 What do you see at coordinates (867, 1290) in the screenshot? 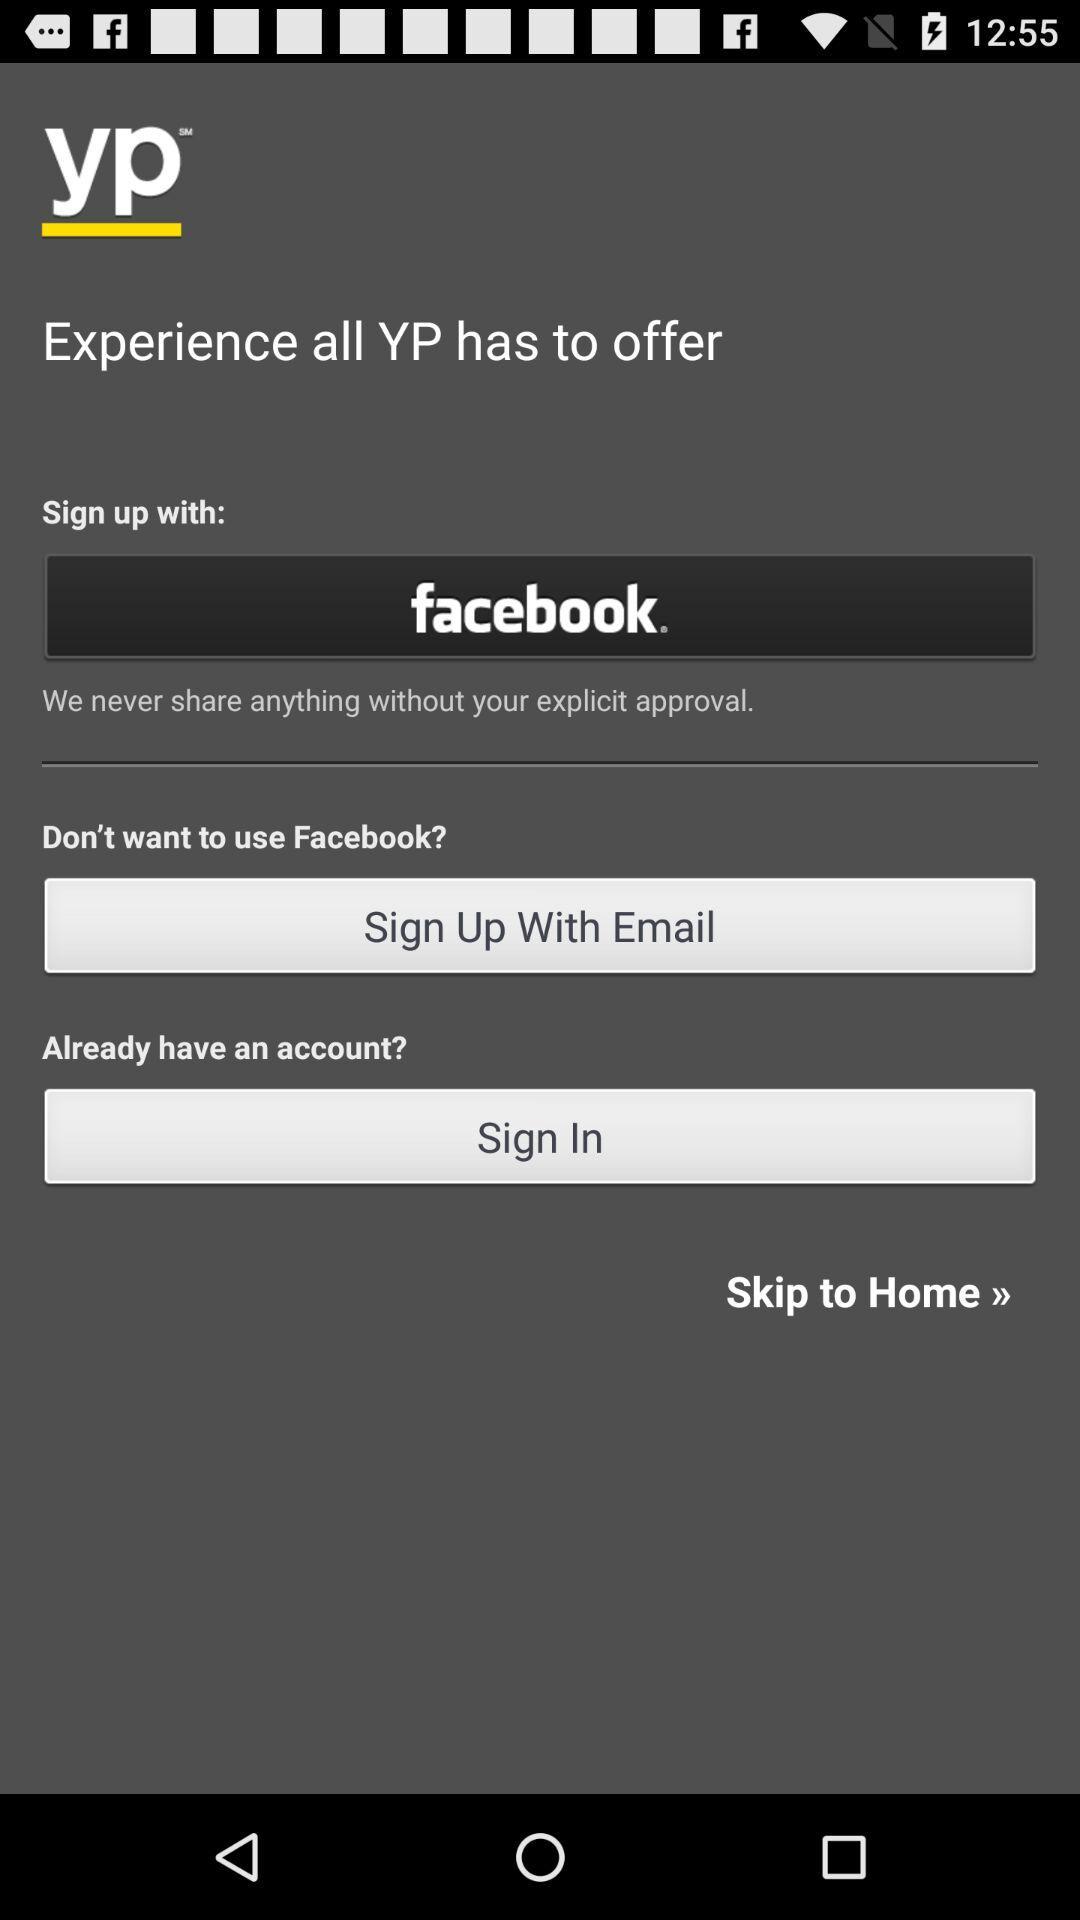
I see `item below the sign in item` at bounding box center [867, 1290].